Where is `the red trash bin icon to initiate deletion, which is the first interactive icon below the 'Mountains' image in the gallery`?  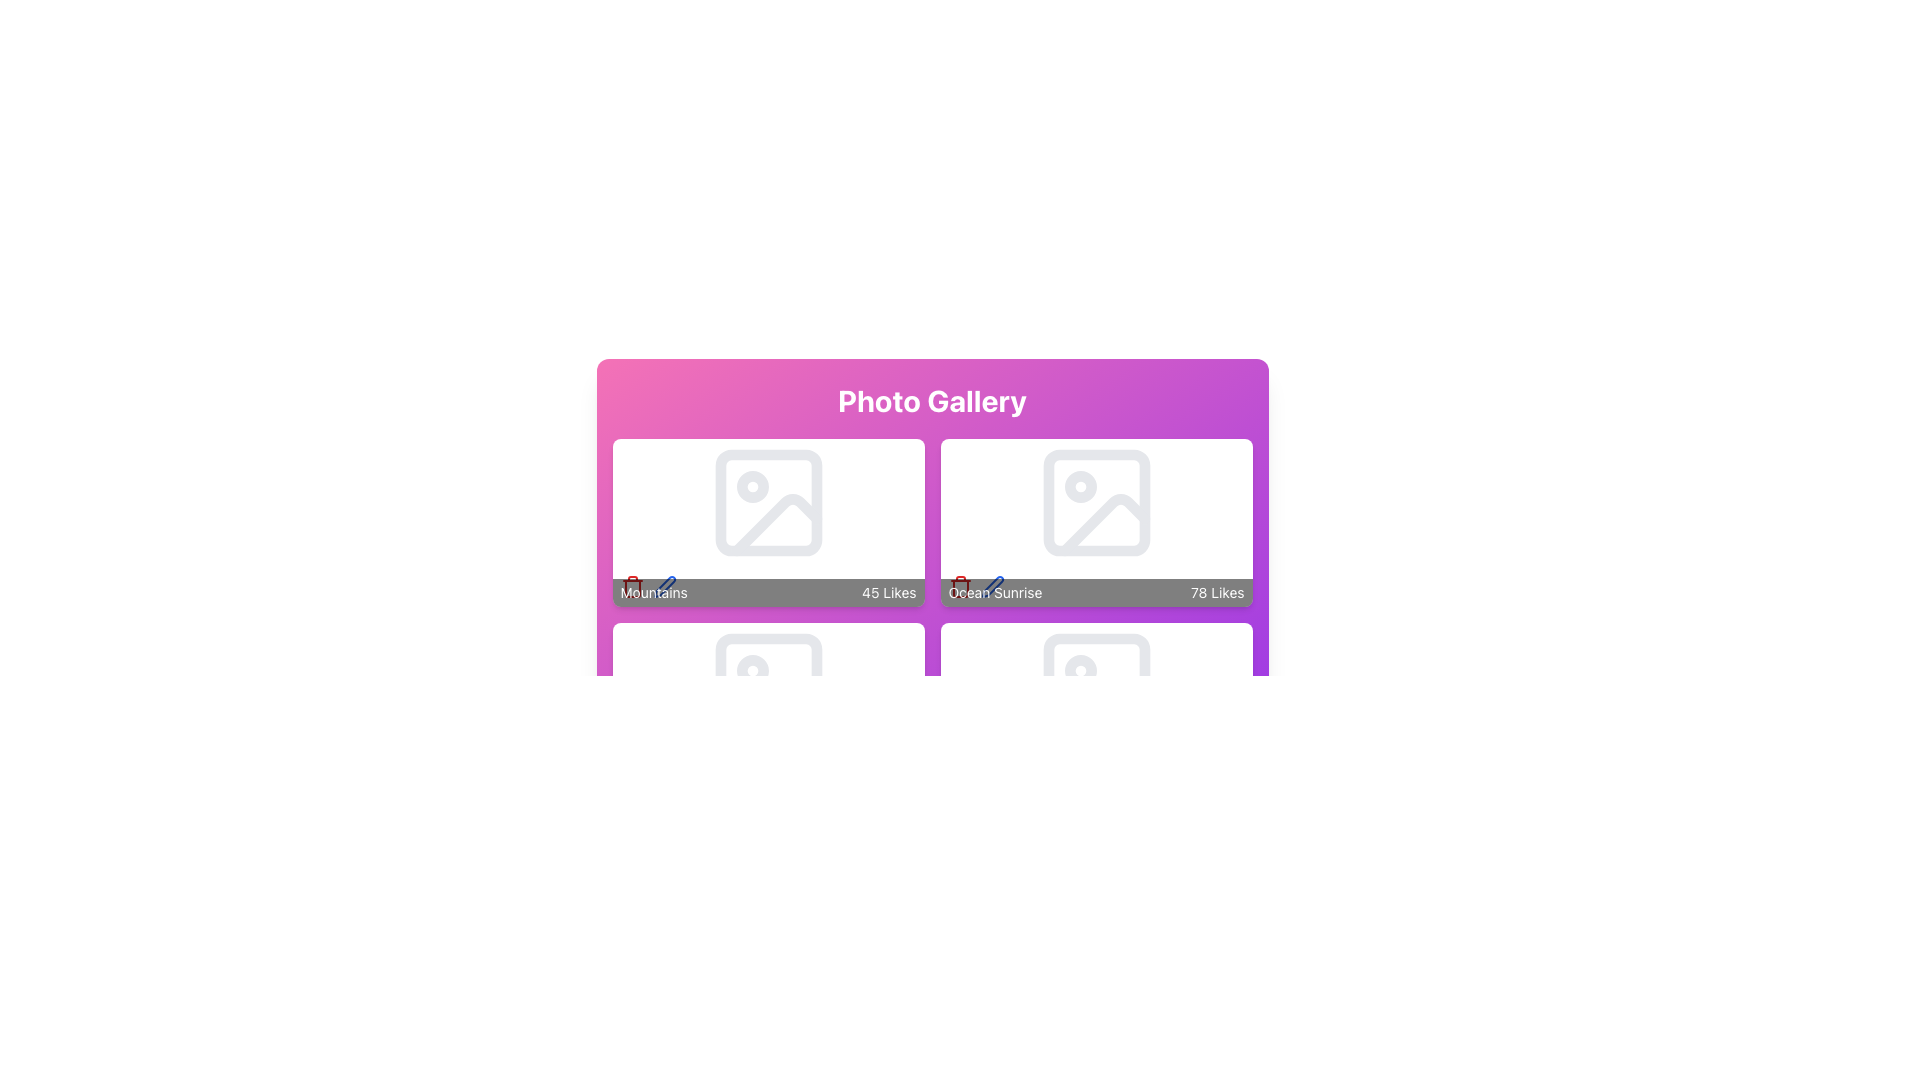
the red trash bin icon to initiate deletion, which is the first interactive icon below the 'Mountains' image in the gallery is located at coordinates (631, 770).